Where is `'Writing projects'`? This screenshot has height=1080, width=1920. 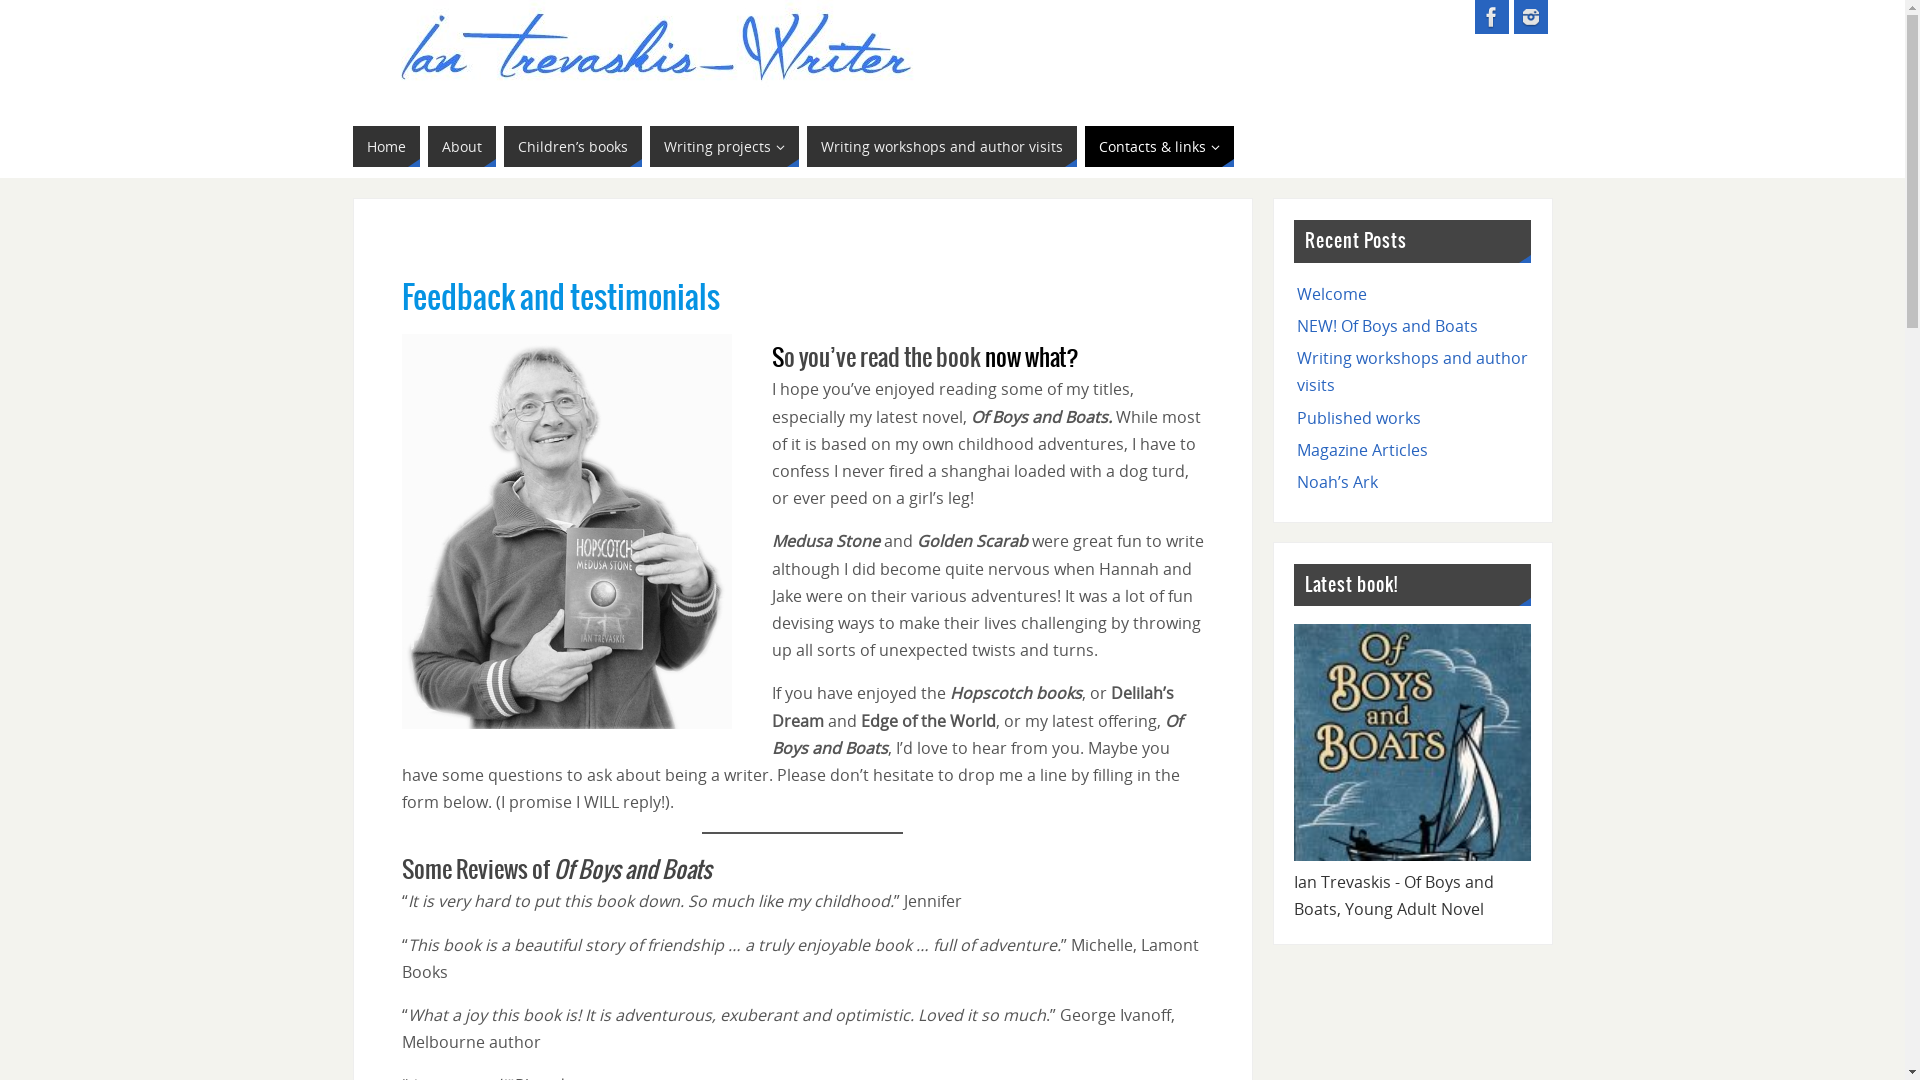 'Writing projects' is located at coordinates (649, 145).